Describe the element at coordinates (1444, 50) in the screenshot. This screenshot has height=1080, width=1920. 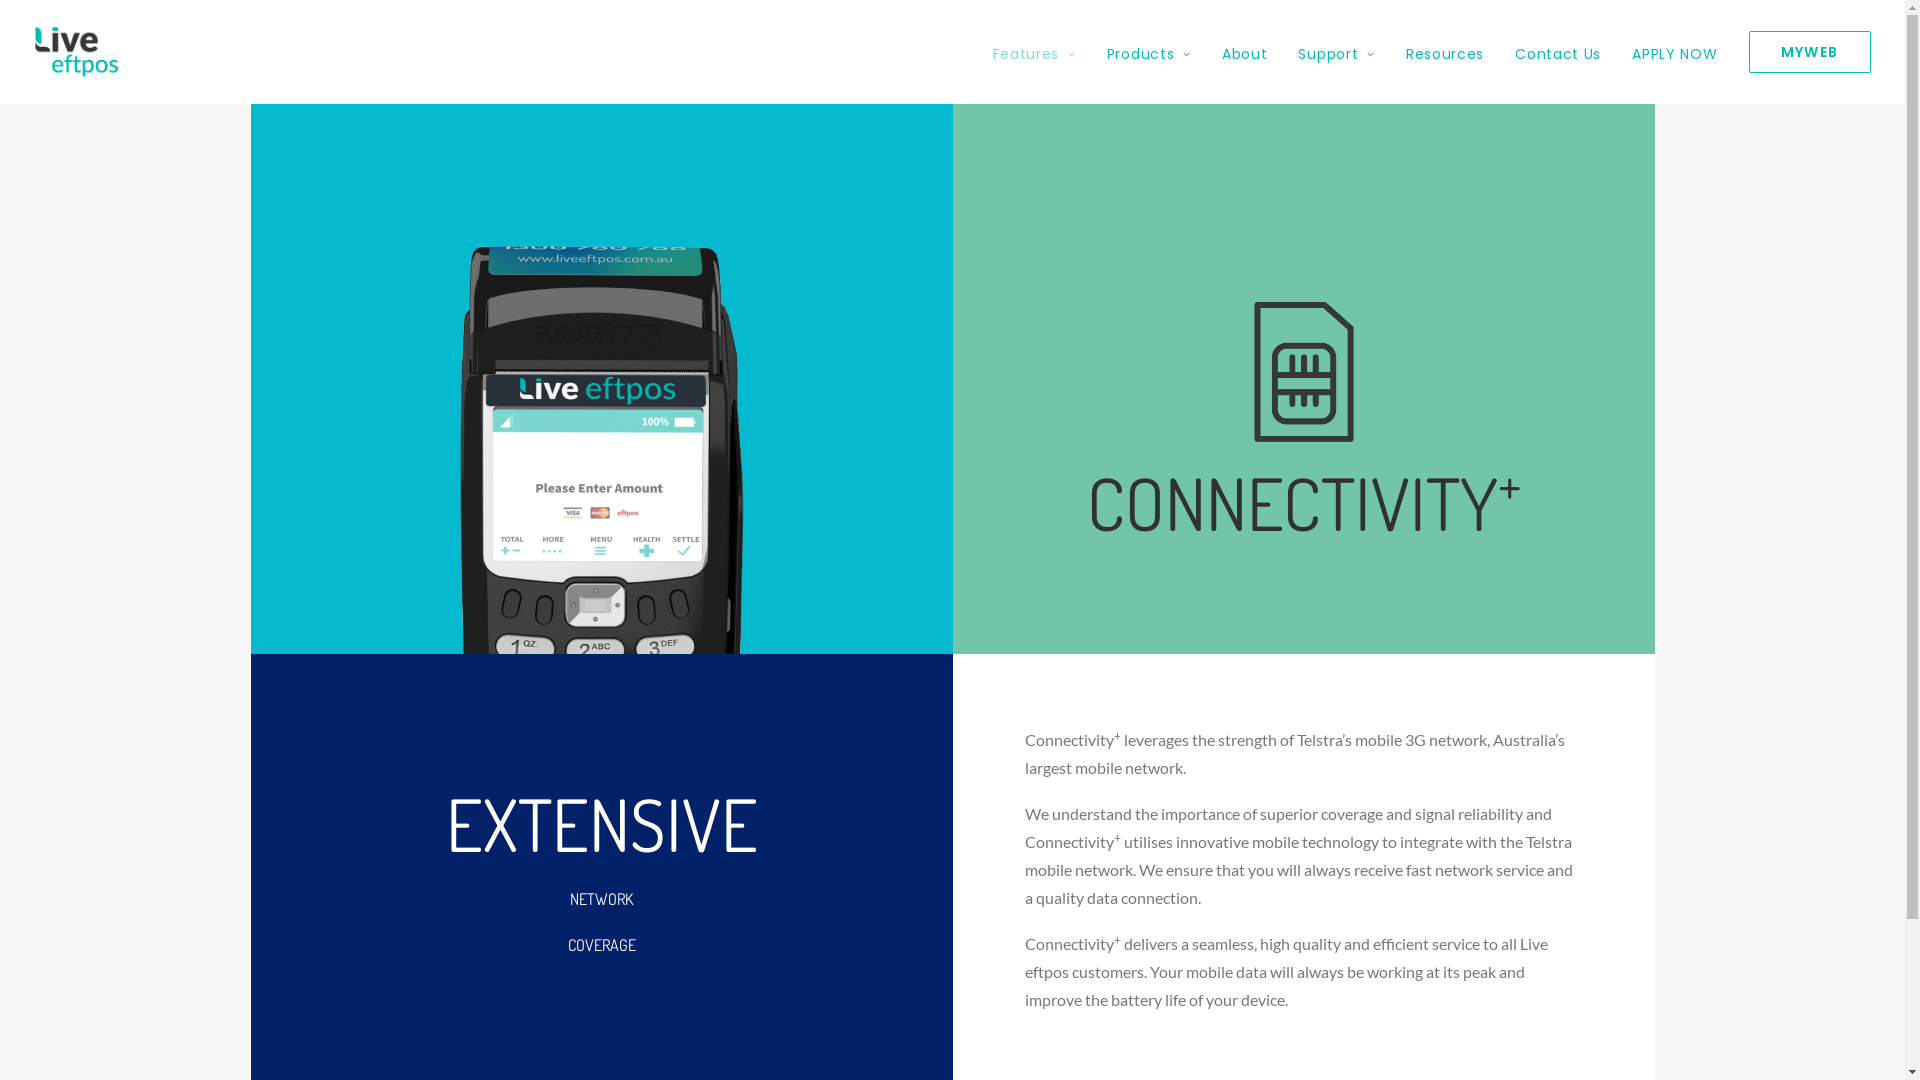
I see `'Resources'` at that location.